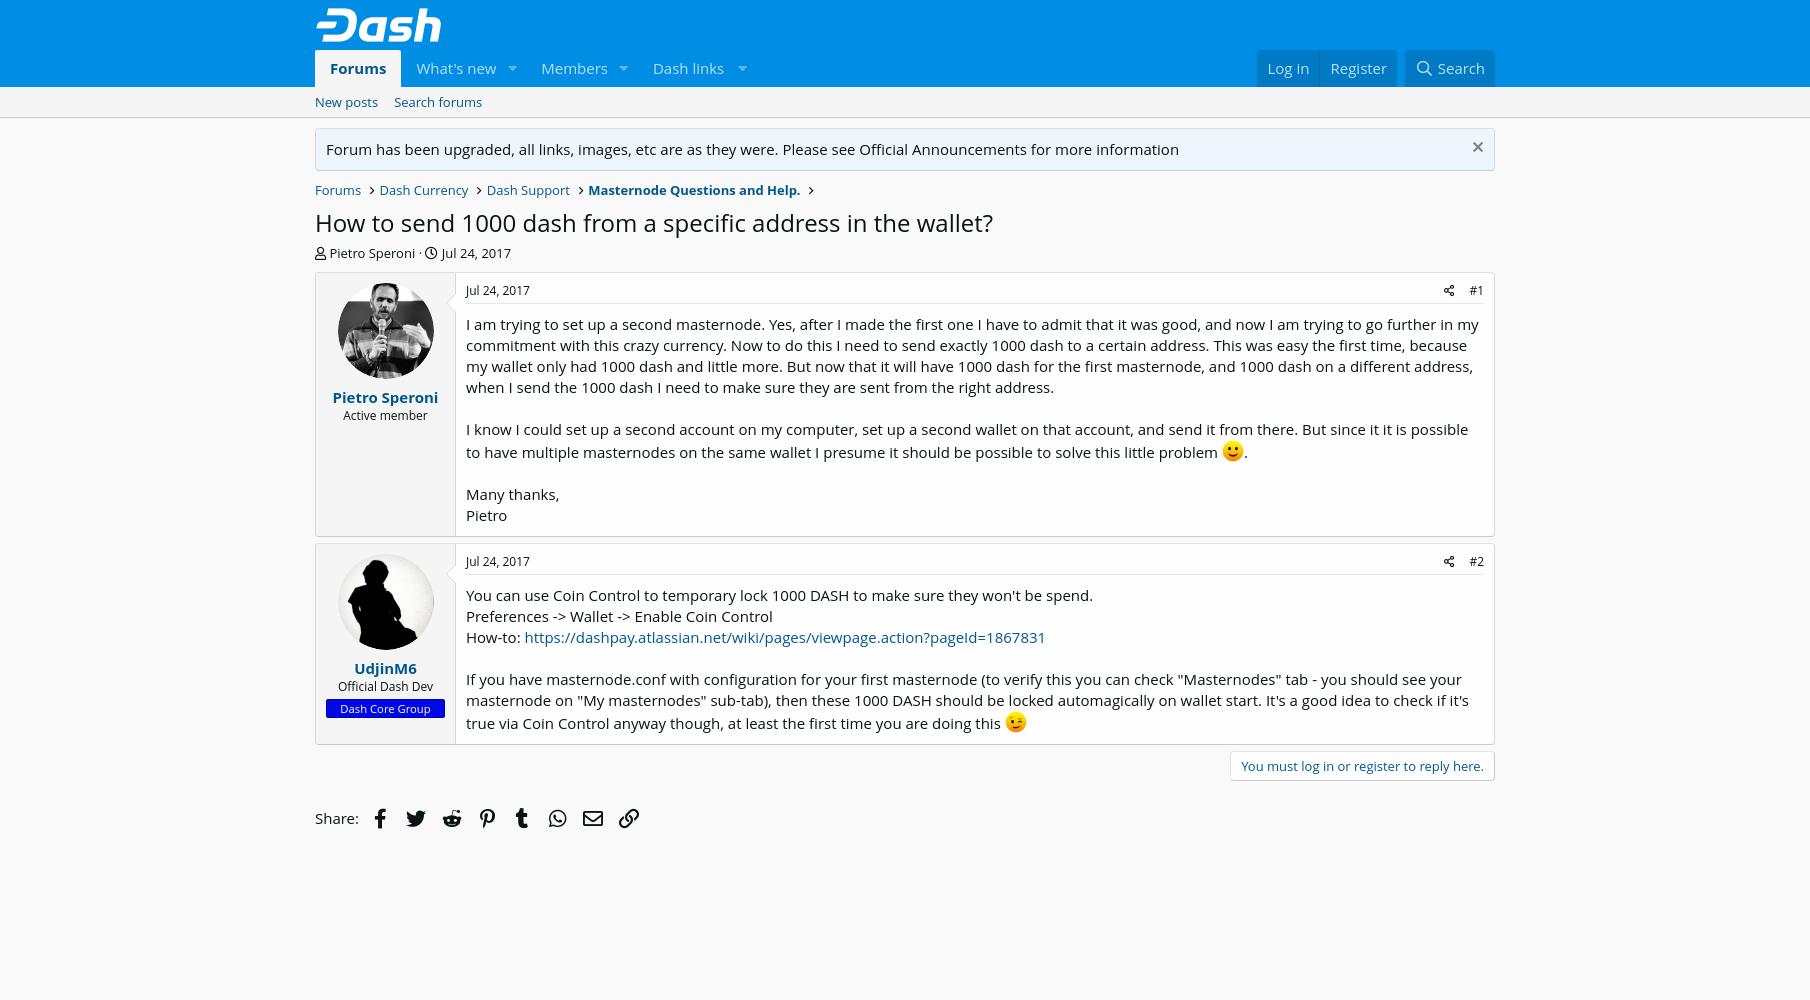 The image size is (1810, 1000). Describe the element at coordinates (686, 67) in the screenshot. I see `'Dash links'` at that location.